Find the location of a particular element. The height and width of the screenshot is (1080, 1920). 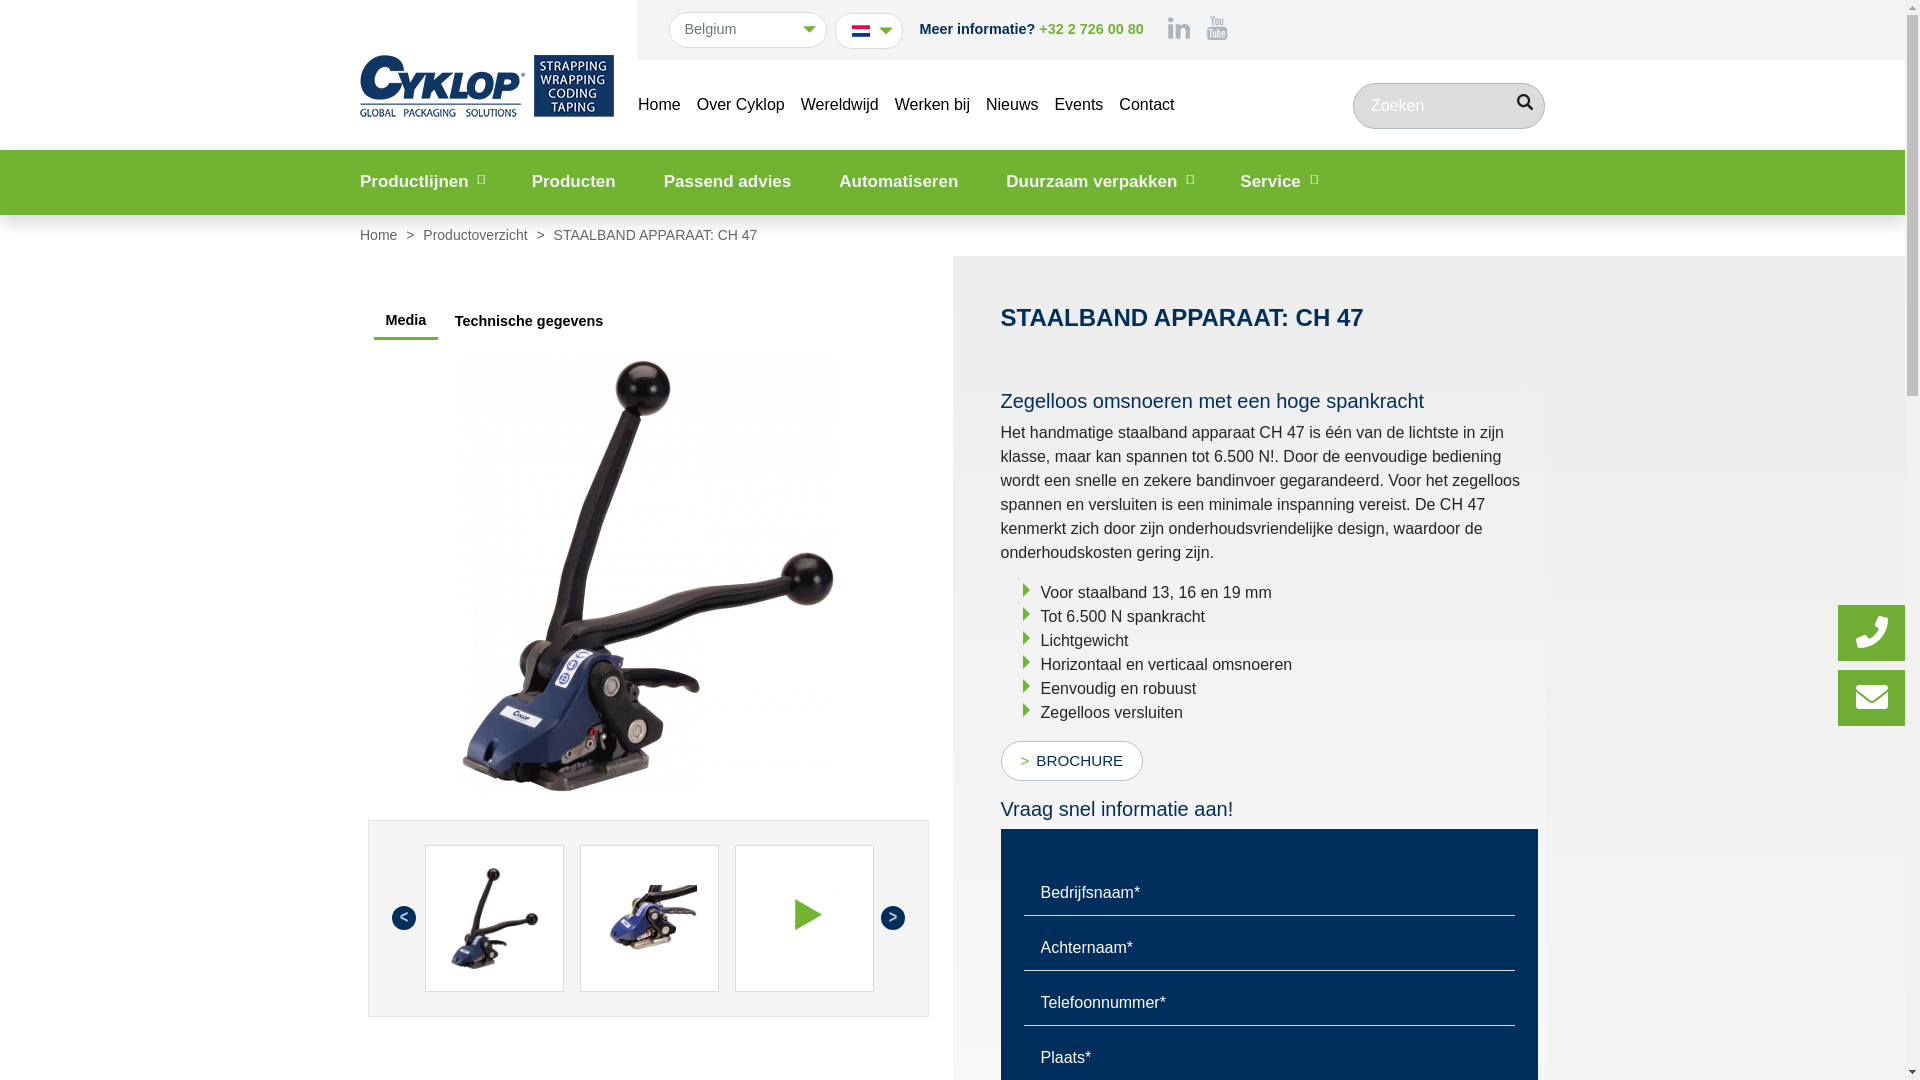

'Duurzaam verpakken' is located at coordinates (1098, 181).